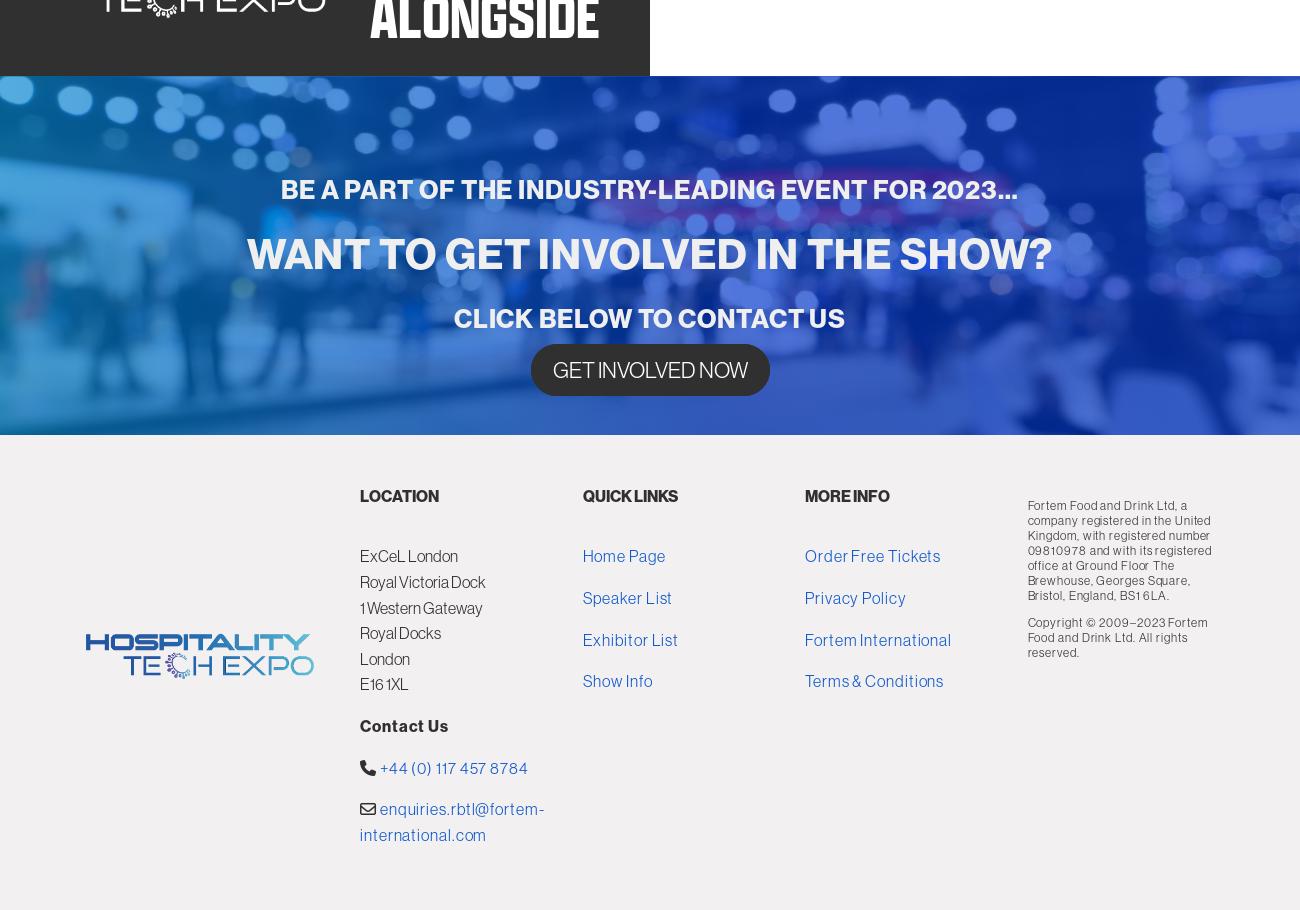  I want to click on 'CLICK BELOW TO CONTACT US', so click(649, 447).